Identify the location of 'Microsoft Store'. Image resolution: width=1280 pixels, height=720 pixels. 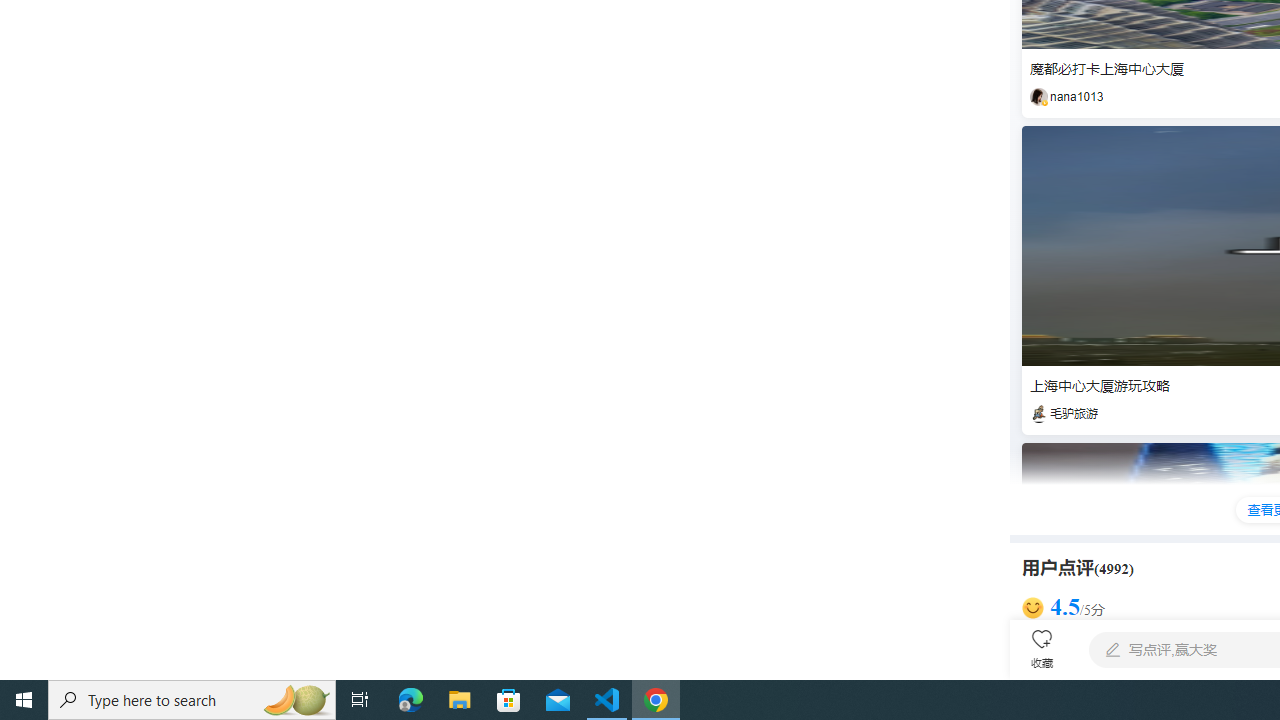
(509, 698).